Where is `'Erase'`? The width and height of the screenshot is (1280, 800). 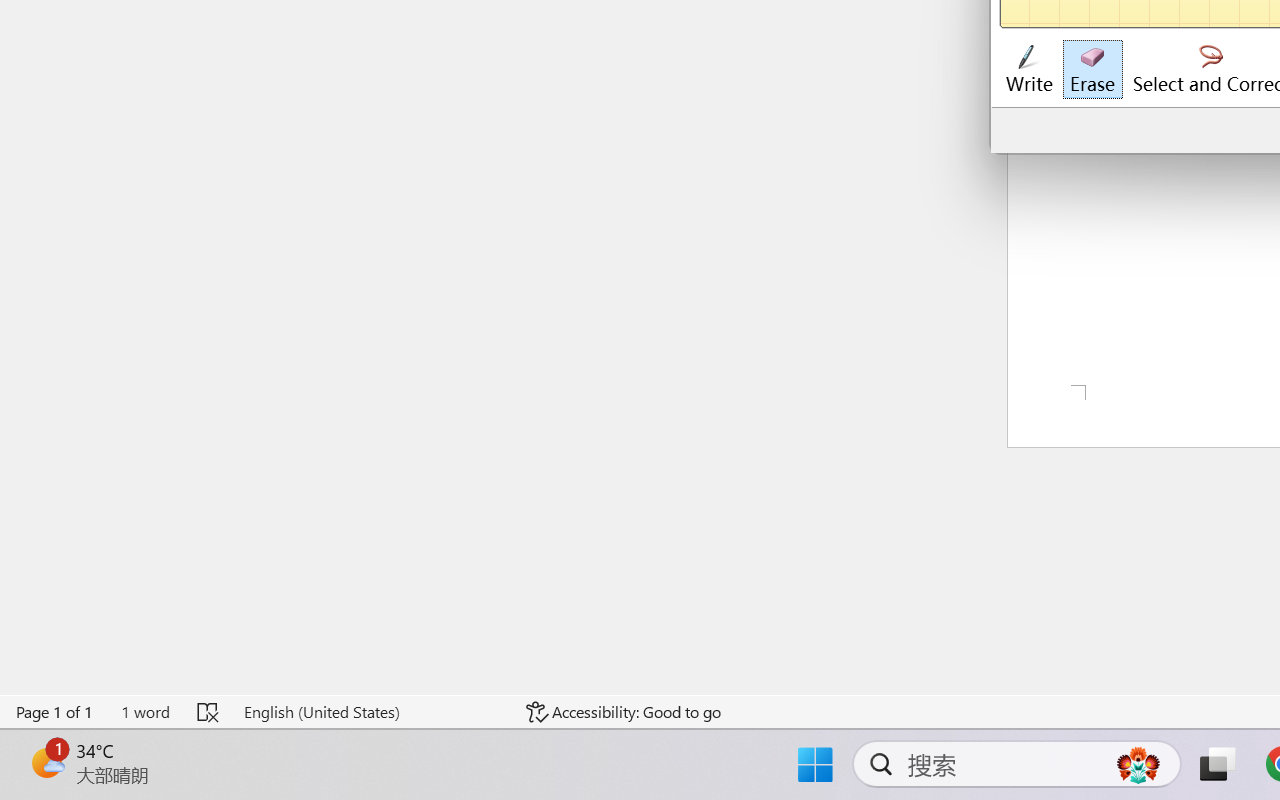
'Erase' is located at coordinates (1091, 69).